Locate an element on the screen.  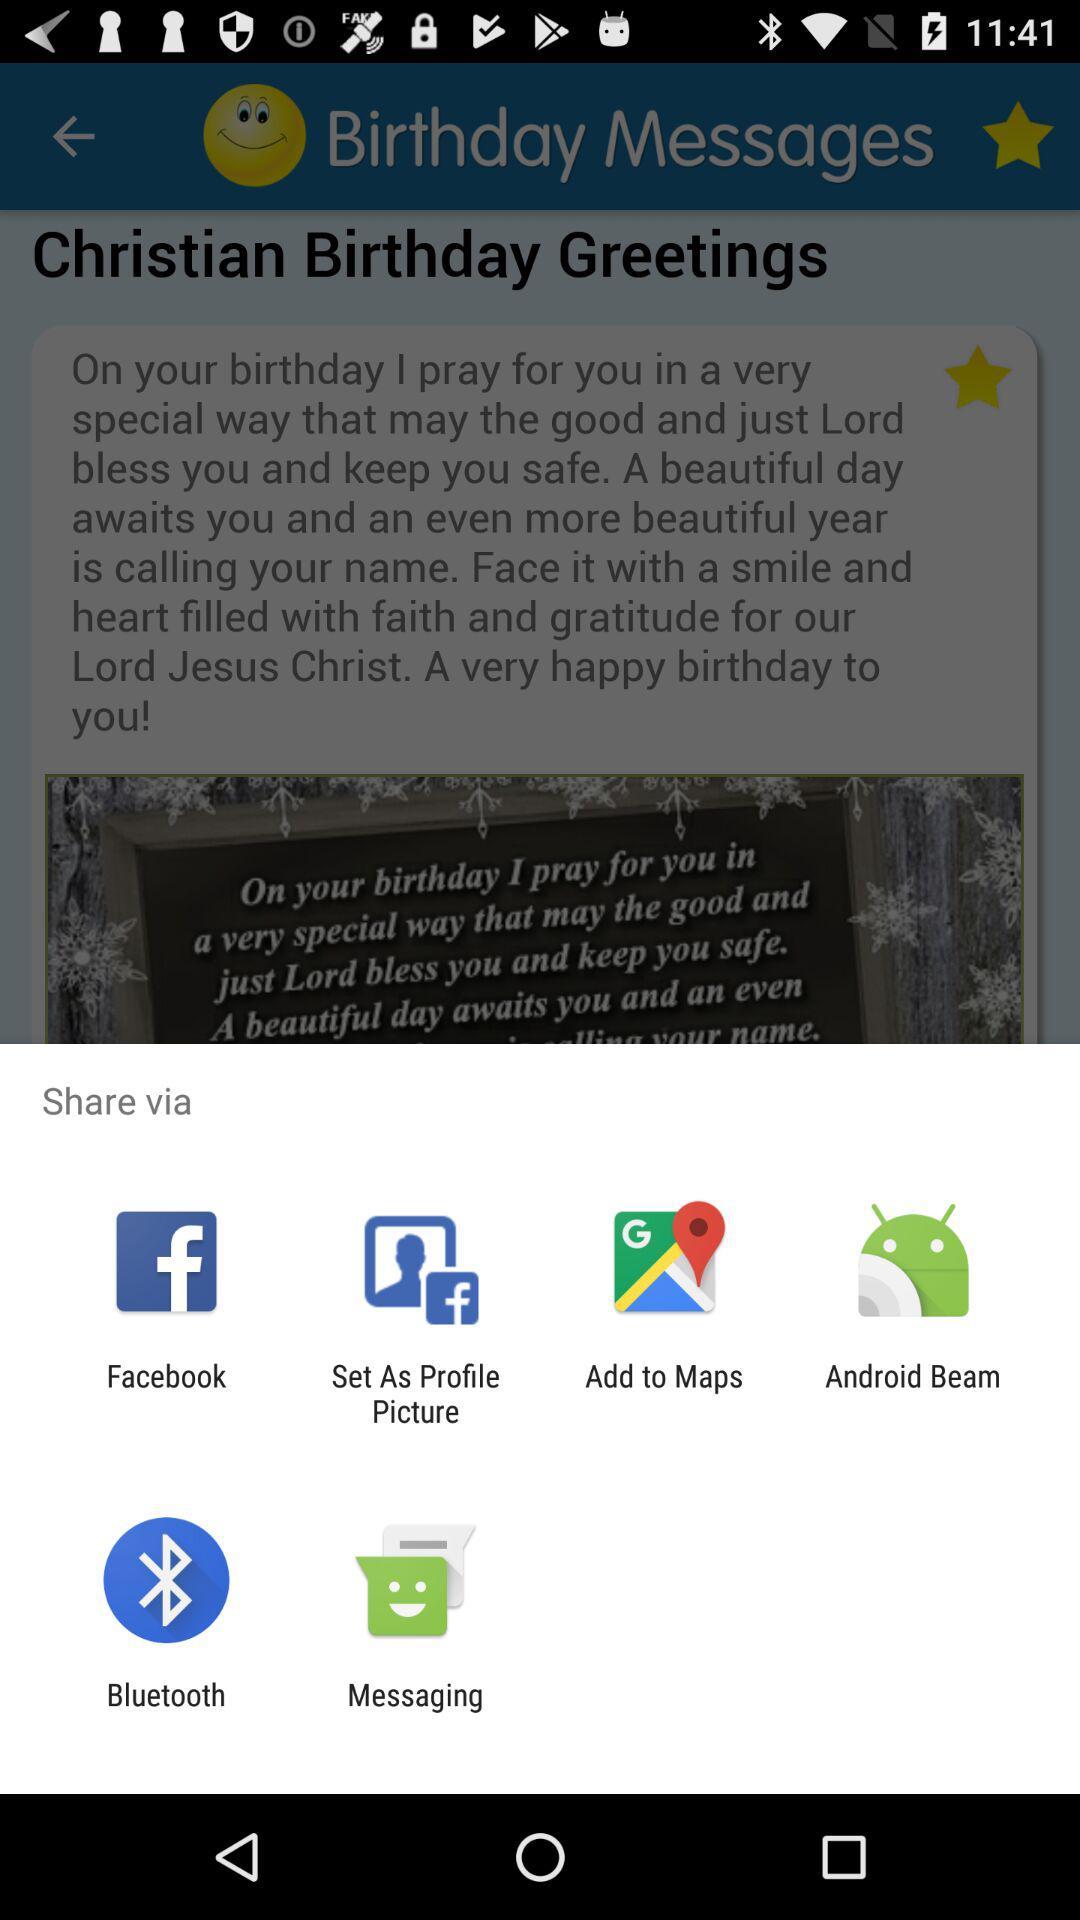
the icon next to the messaging icon is located at coordinates (165, 1711).